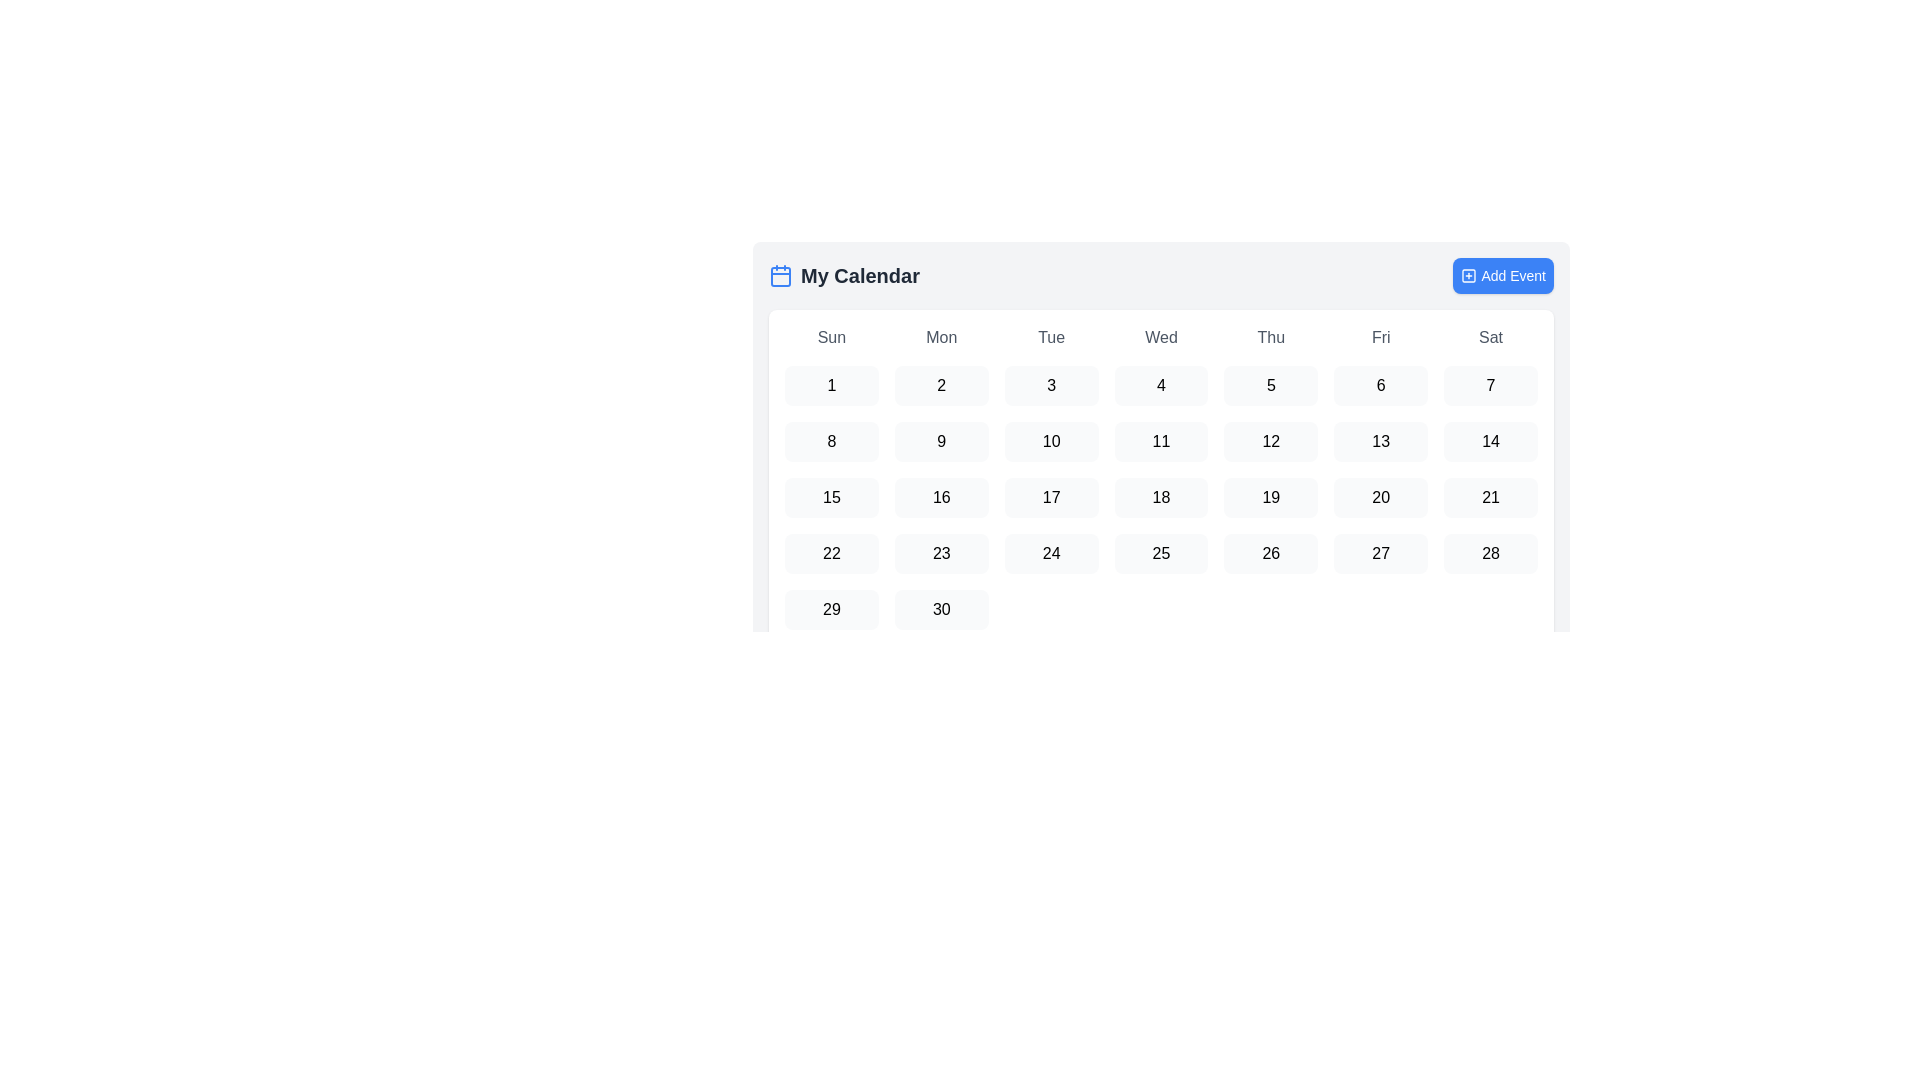  What do you see at coordinates (940, 496) in the screenshot?
I see `the Date button labeled '16' which is a rounded rectangular button with a light gray background located in the calendar grid under the 'Mon' column` at bounding box center [940, 496].